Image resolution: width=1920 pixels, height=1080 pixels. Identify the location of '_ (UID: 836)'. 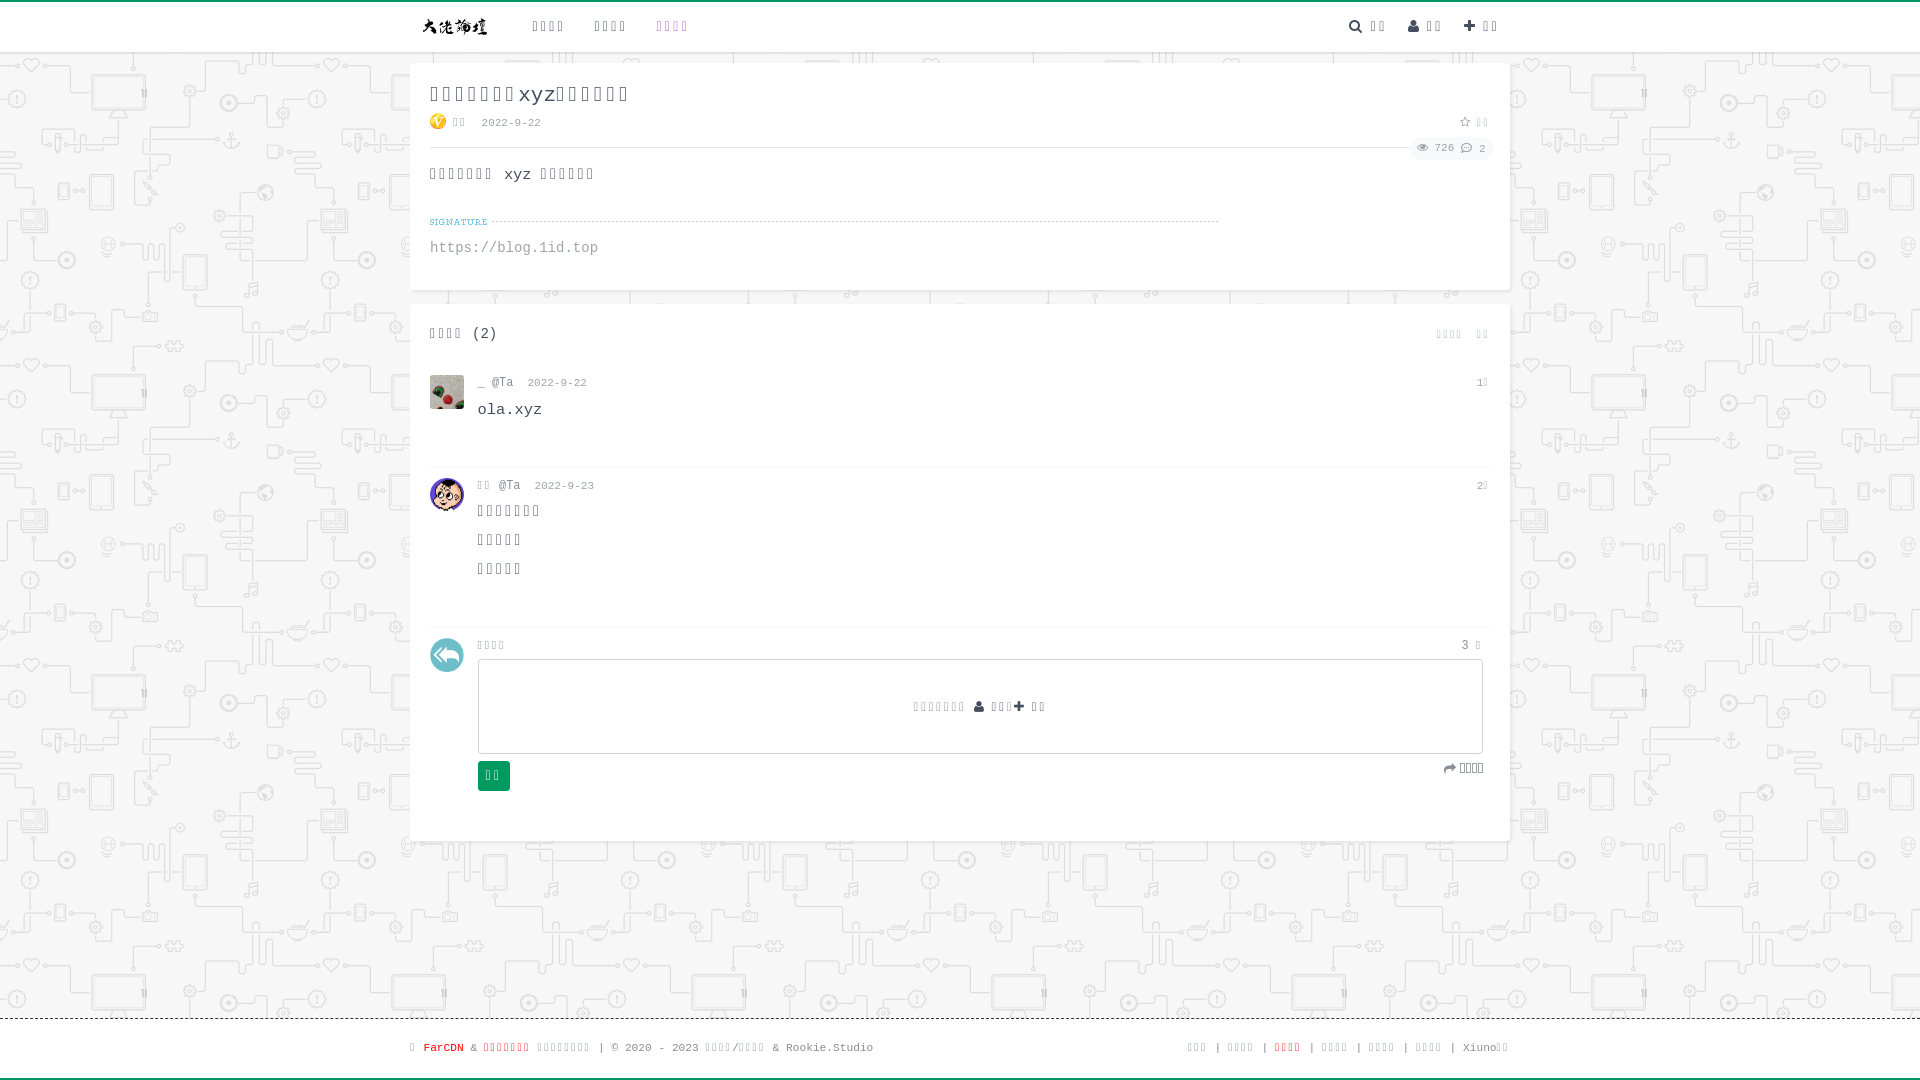
(429, 392).